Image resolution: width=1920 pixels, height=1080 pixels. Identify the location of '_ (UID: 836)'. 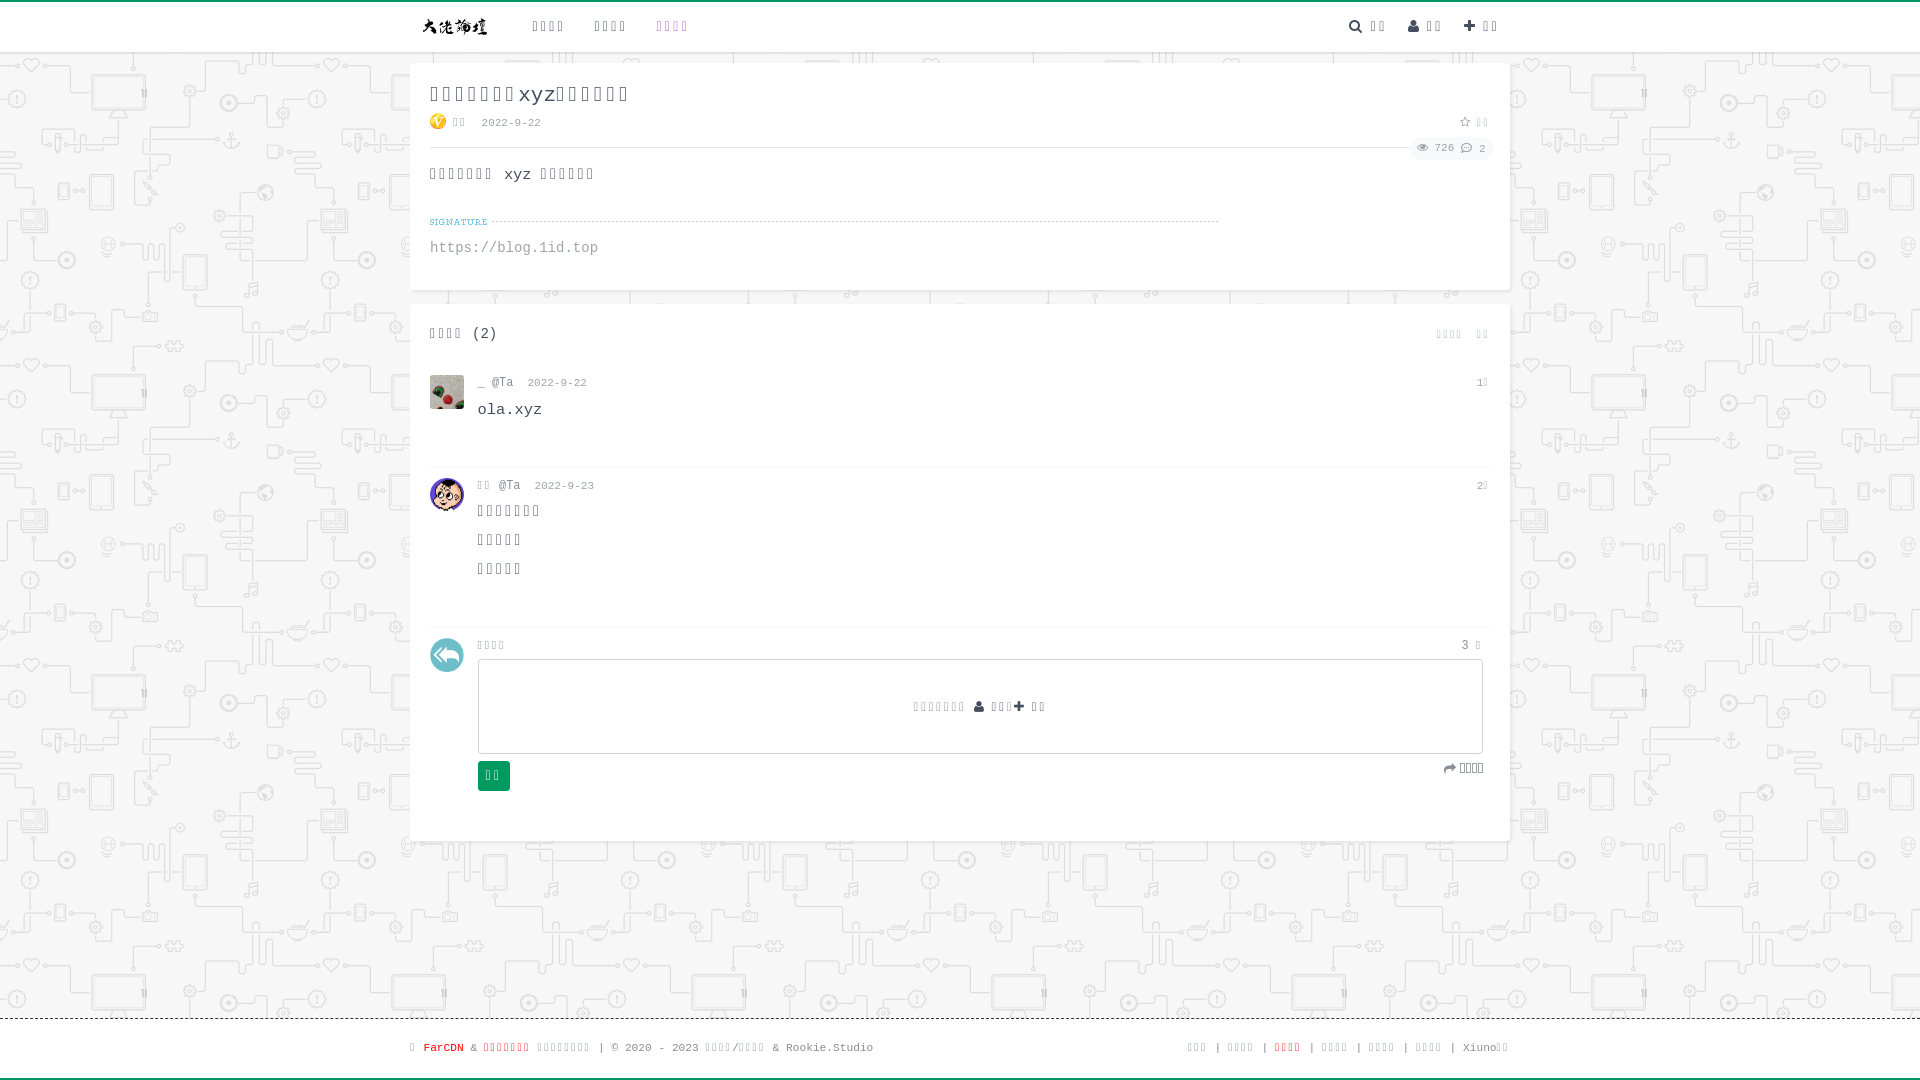
(429, 392).